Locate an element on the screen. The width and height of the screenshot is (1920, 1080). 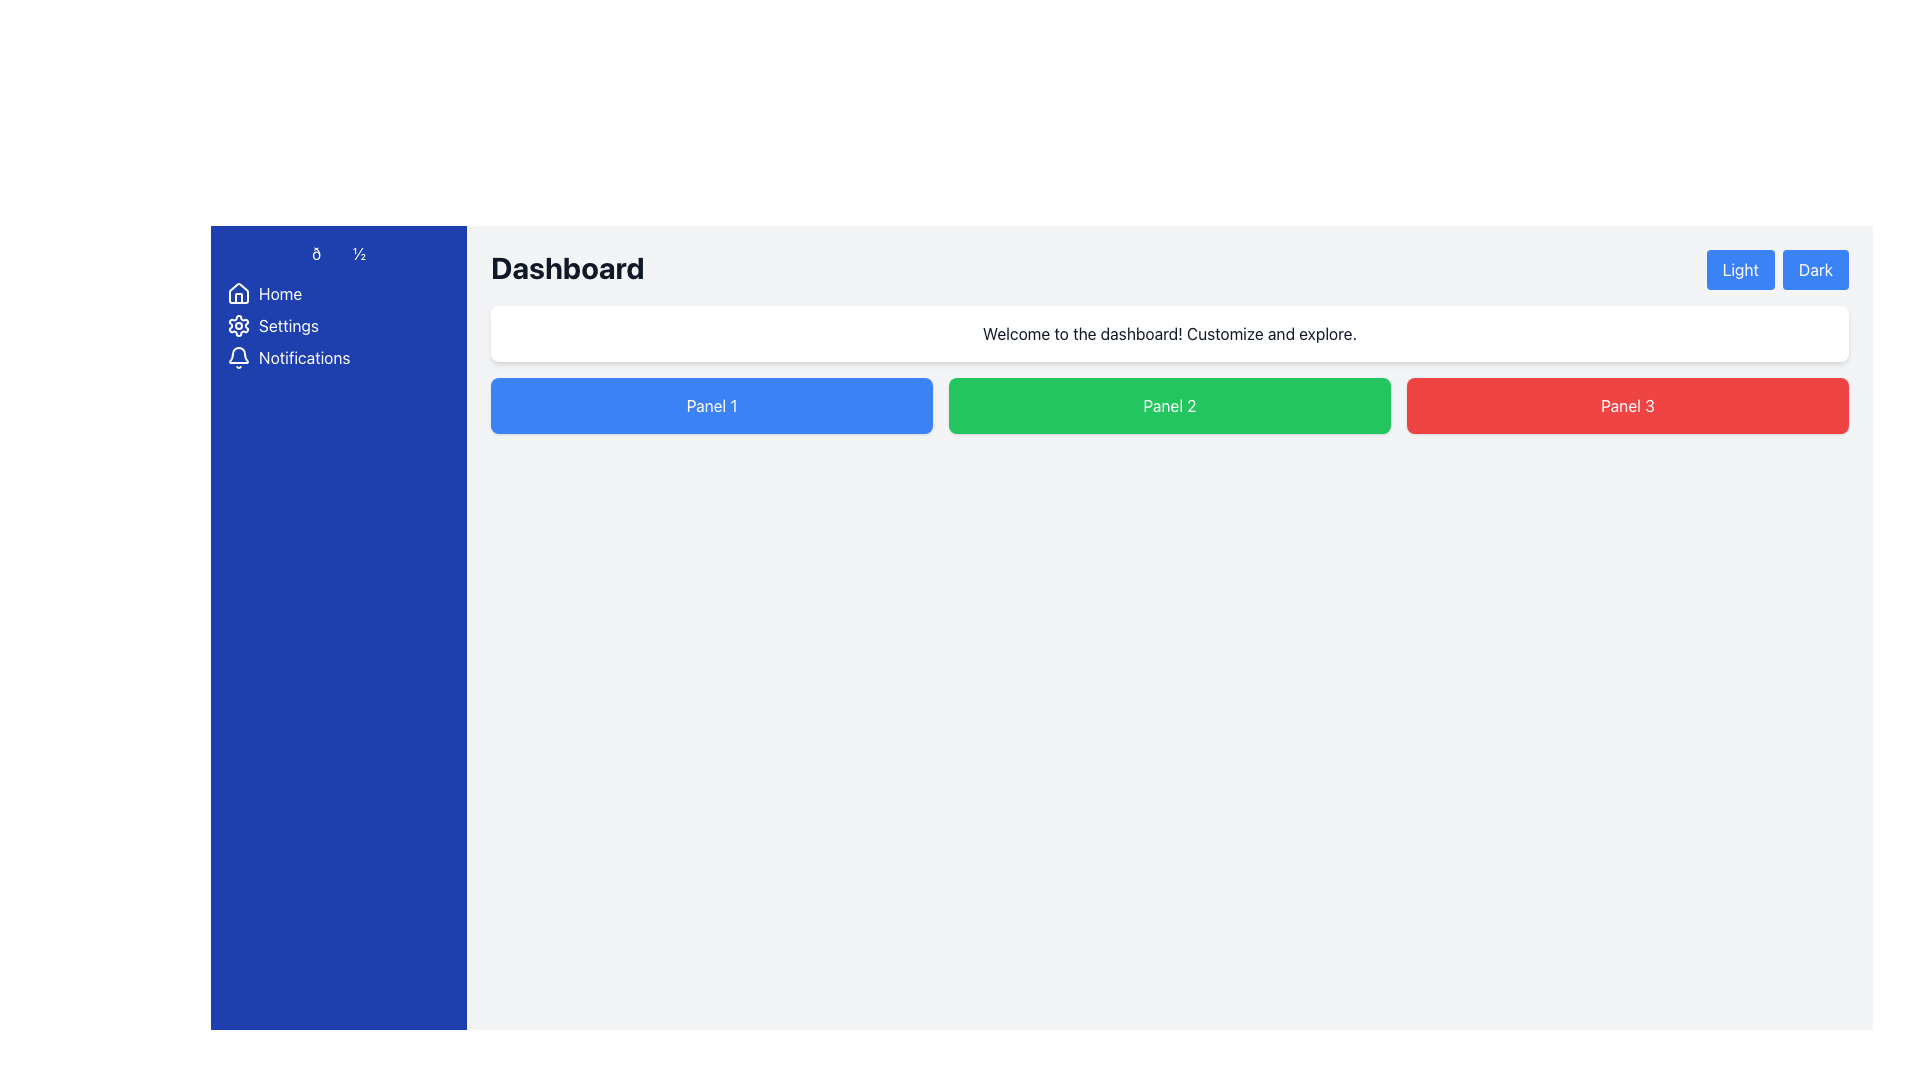
the green rectangular tile labeled 'Panel 2' which is centrally located among three panels in a grid layout is located at coordinates (1170, 405).